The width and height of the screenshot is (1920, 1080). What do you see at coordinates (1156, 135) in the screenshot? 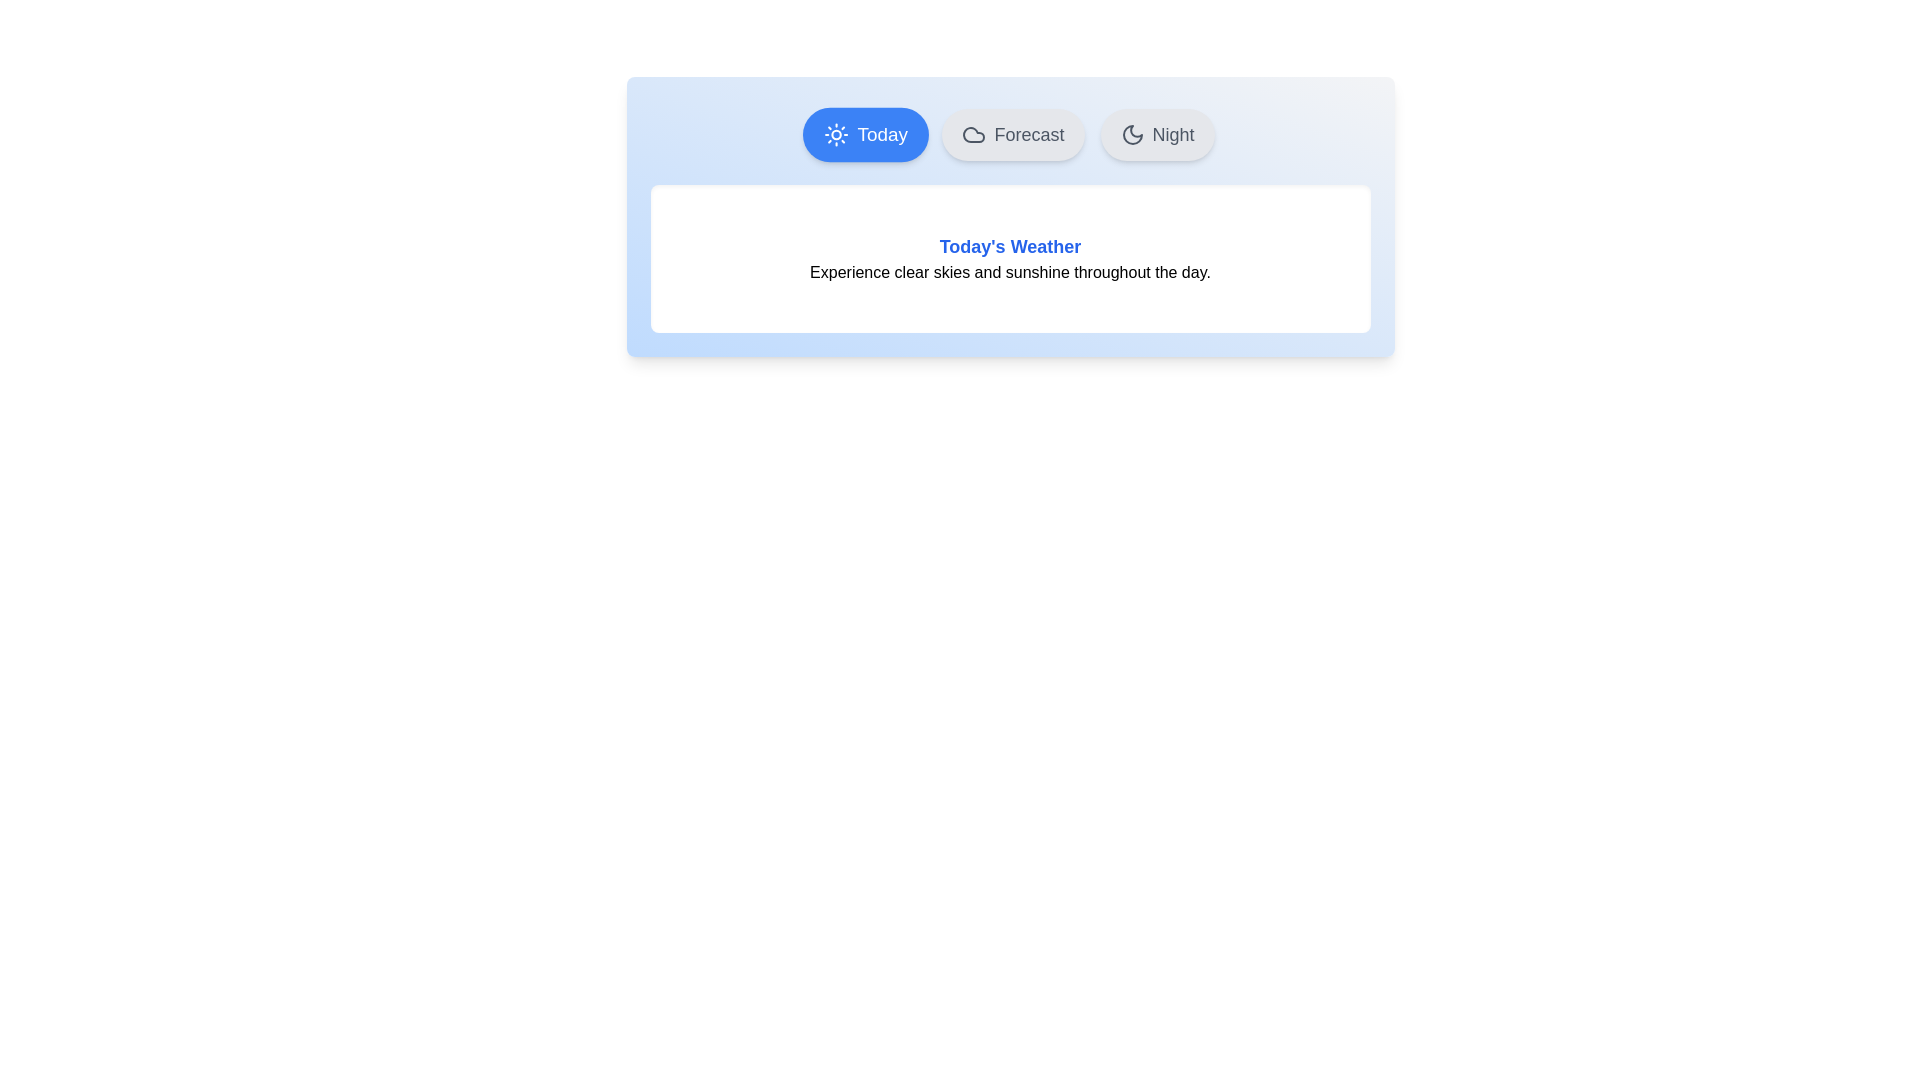
I see `the Night tab to view its content` at bounding box center [1156, 135].